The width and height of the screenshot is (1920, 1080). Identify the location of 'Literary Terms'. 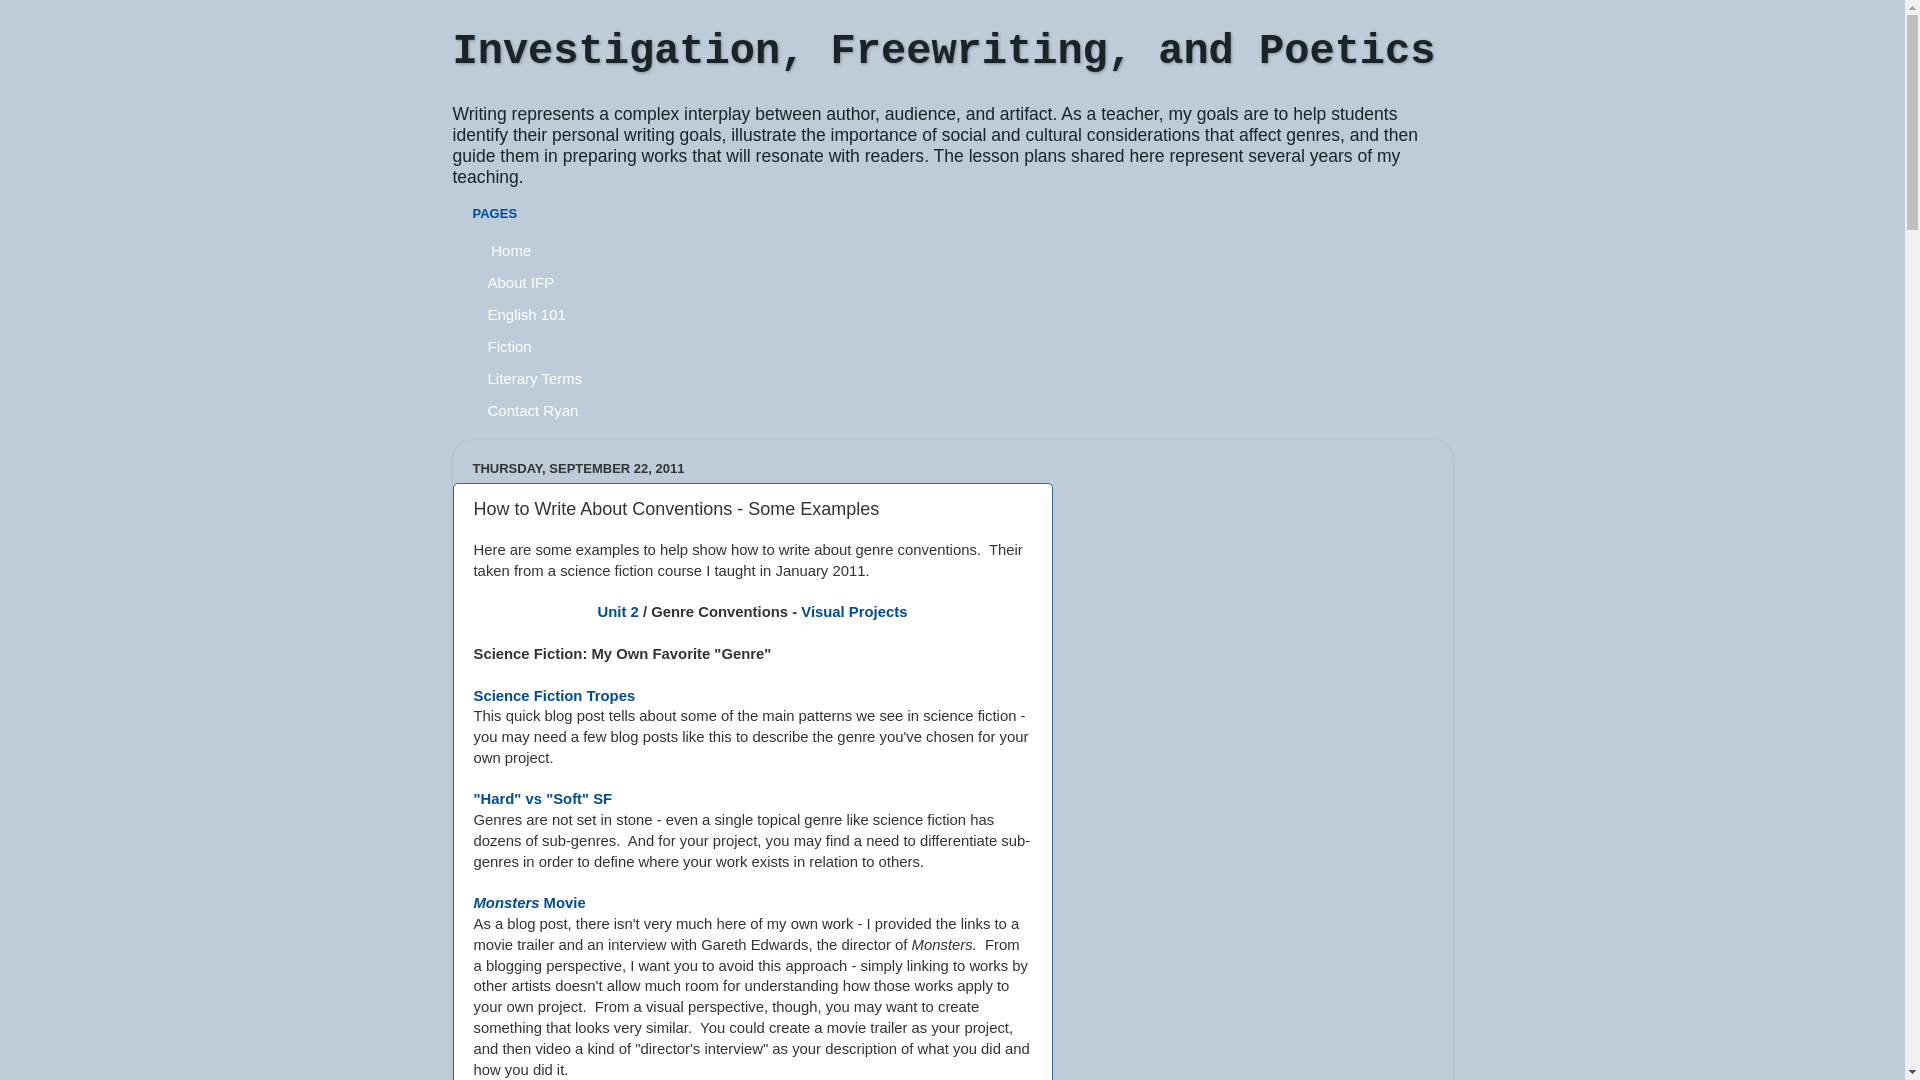
(534, 378).